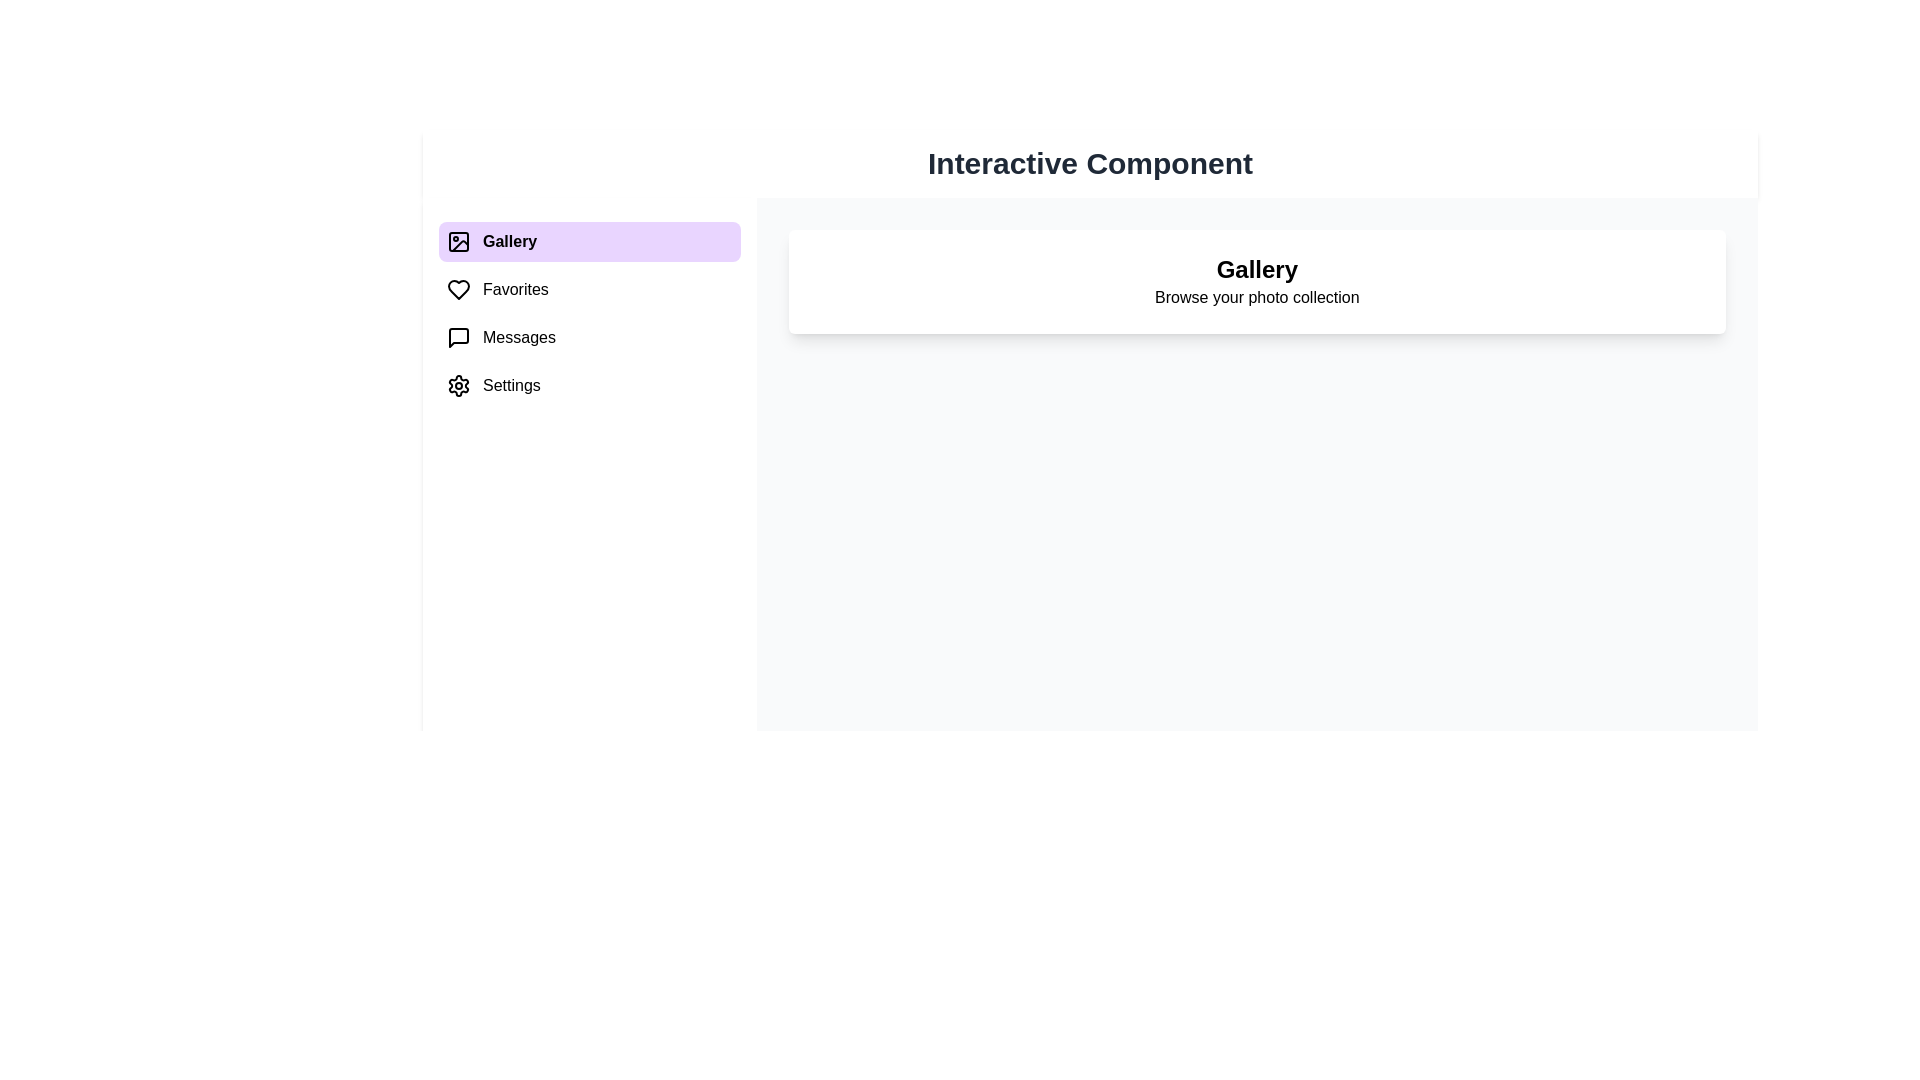 The height and width of the screenshot is (1080, 1920). I want to click on the menu item Settings to switch the content area, so click(588, 385).